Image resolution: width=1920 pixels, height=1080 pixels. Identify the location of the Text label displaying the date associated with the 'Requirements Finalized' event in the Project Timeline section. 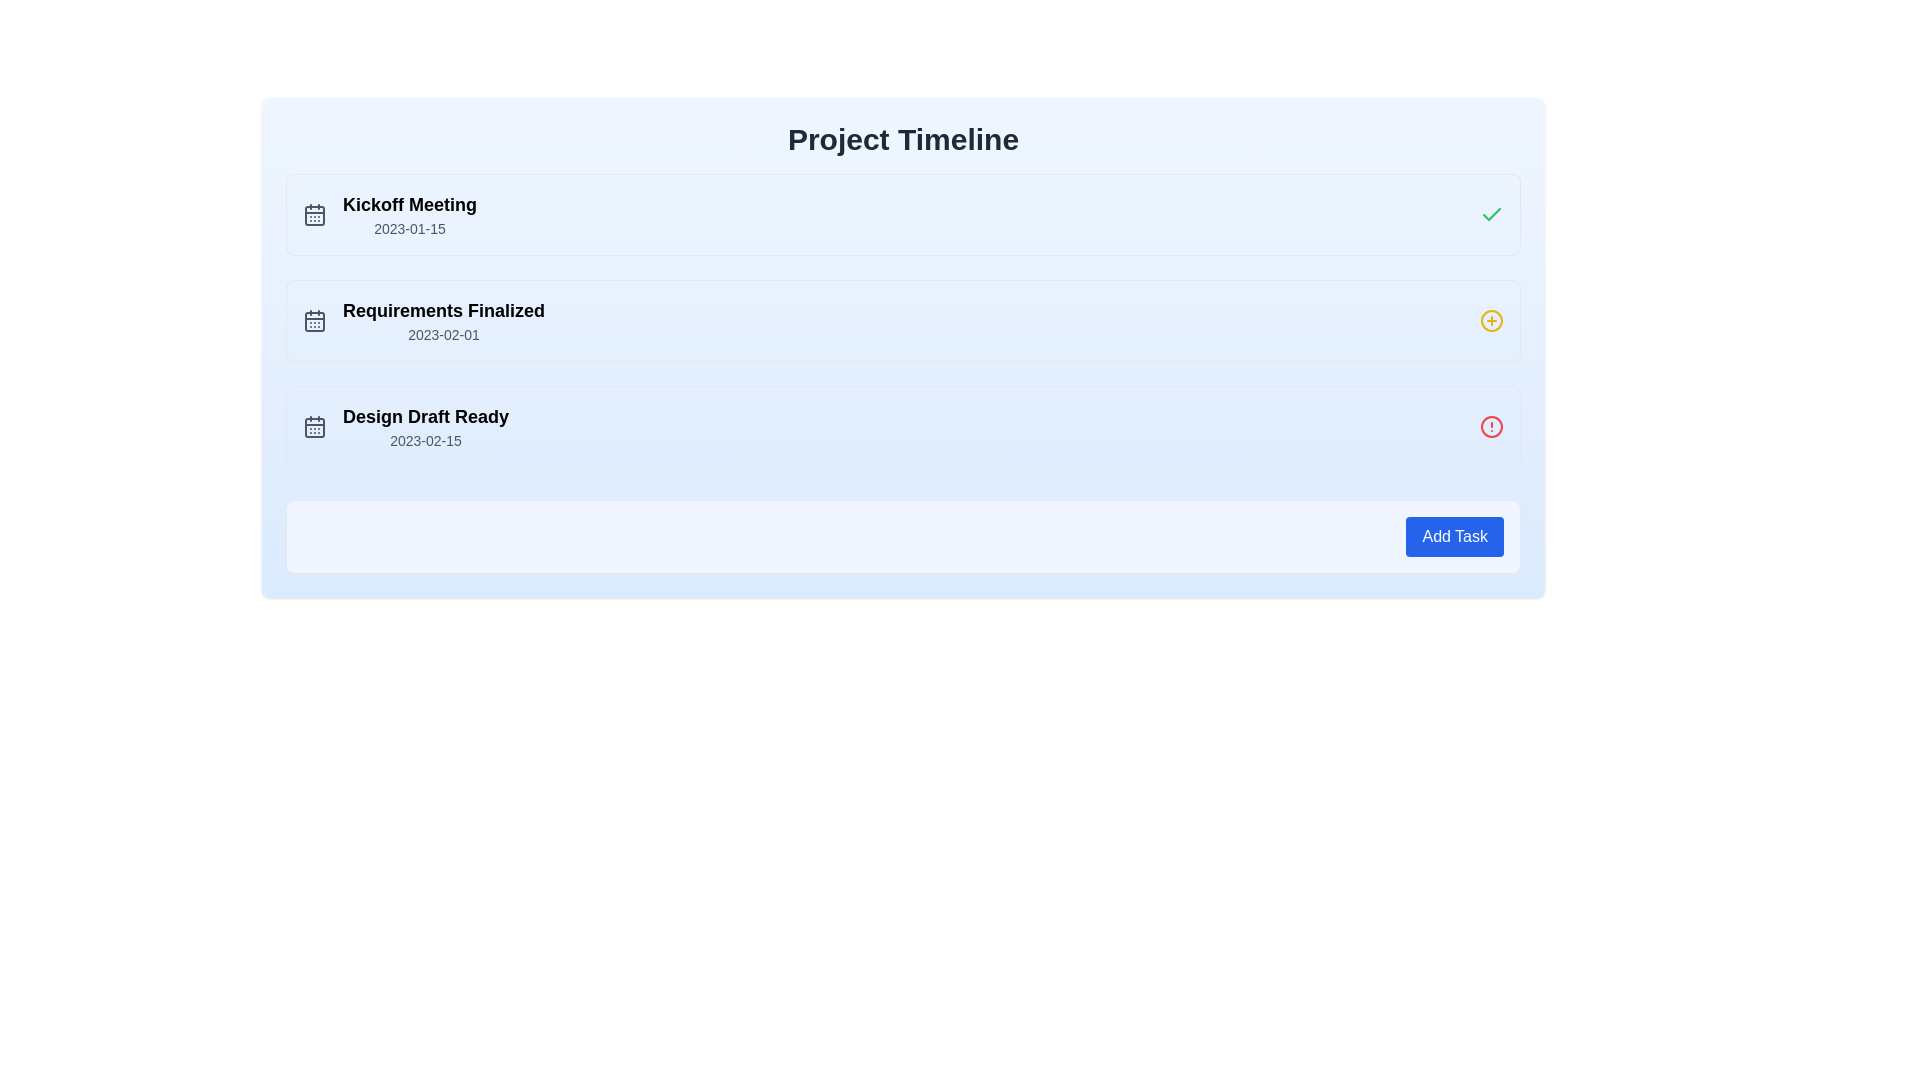
(443, 334).